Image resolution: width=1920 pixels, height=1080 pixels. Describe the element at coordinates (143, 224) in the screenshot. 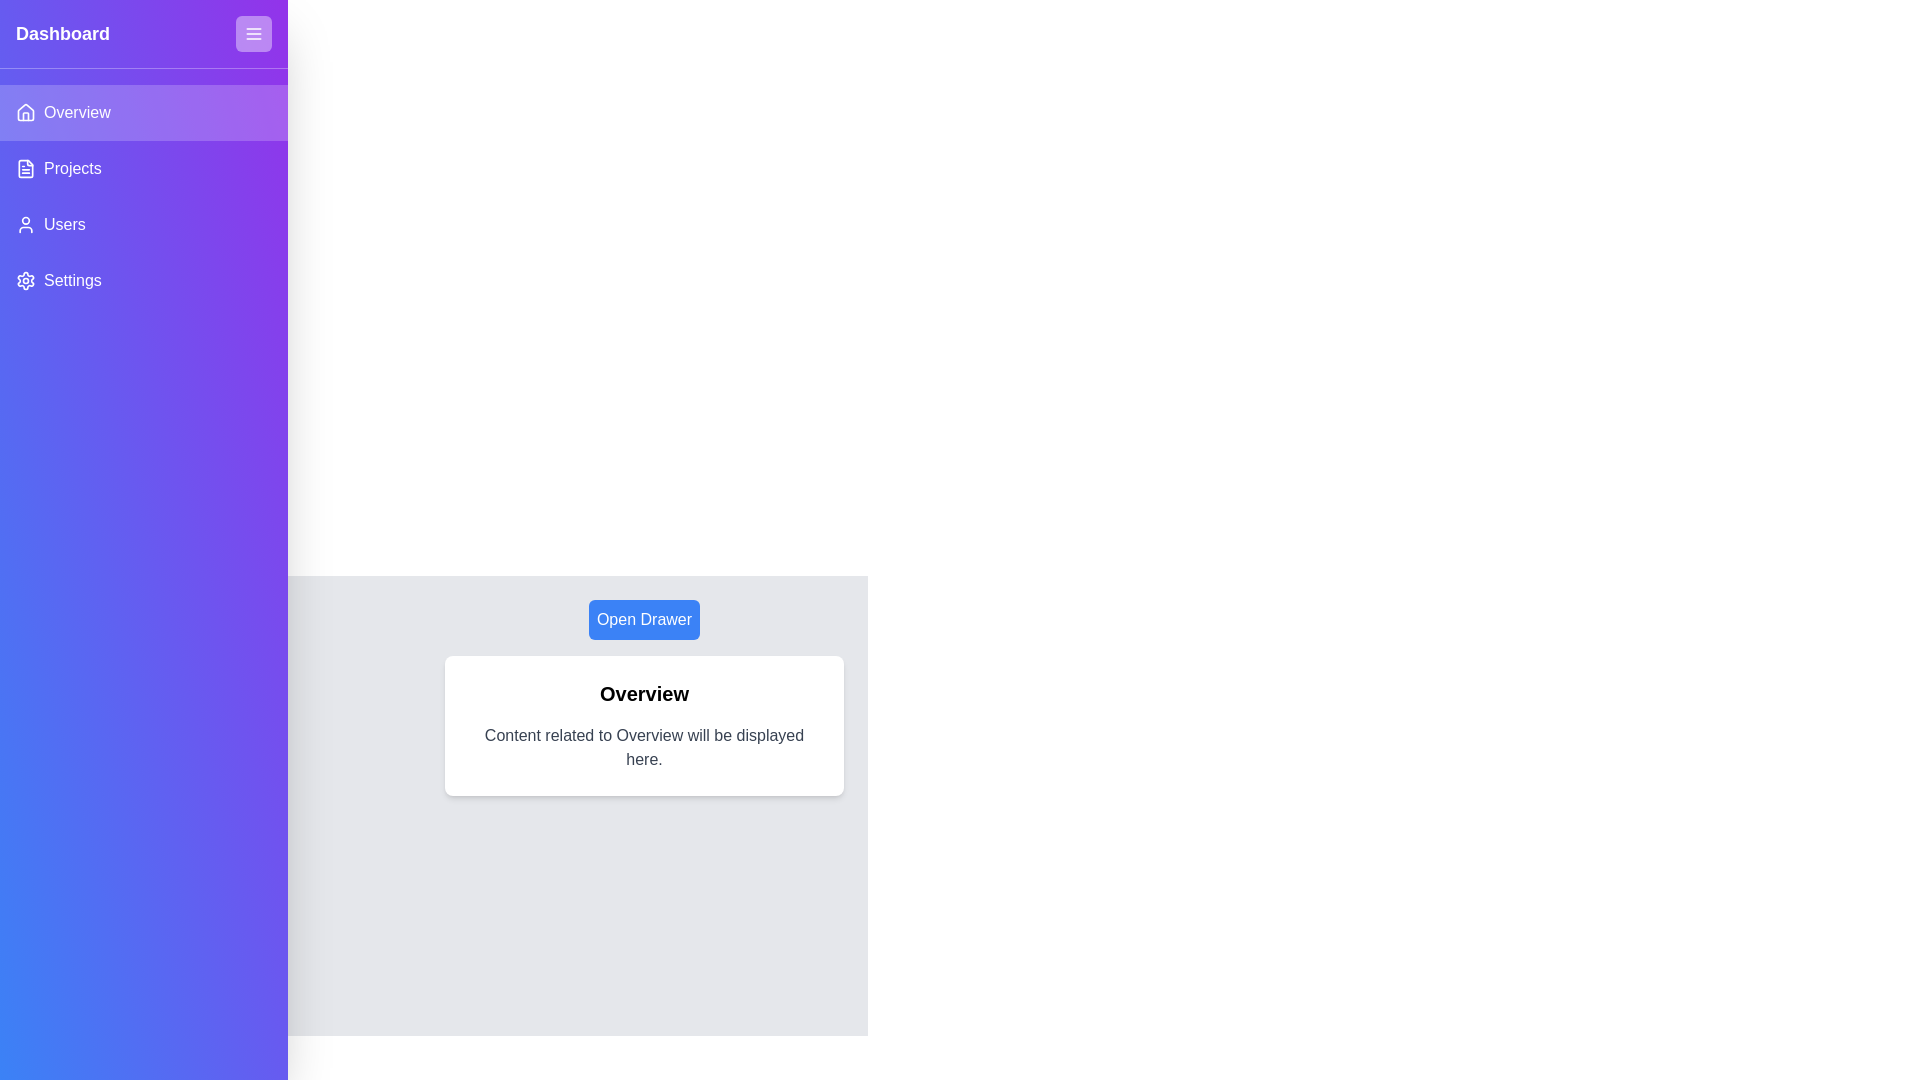

I see `the menu item Users from the list` at that location.